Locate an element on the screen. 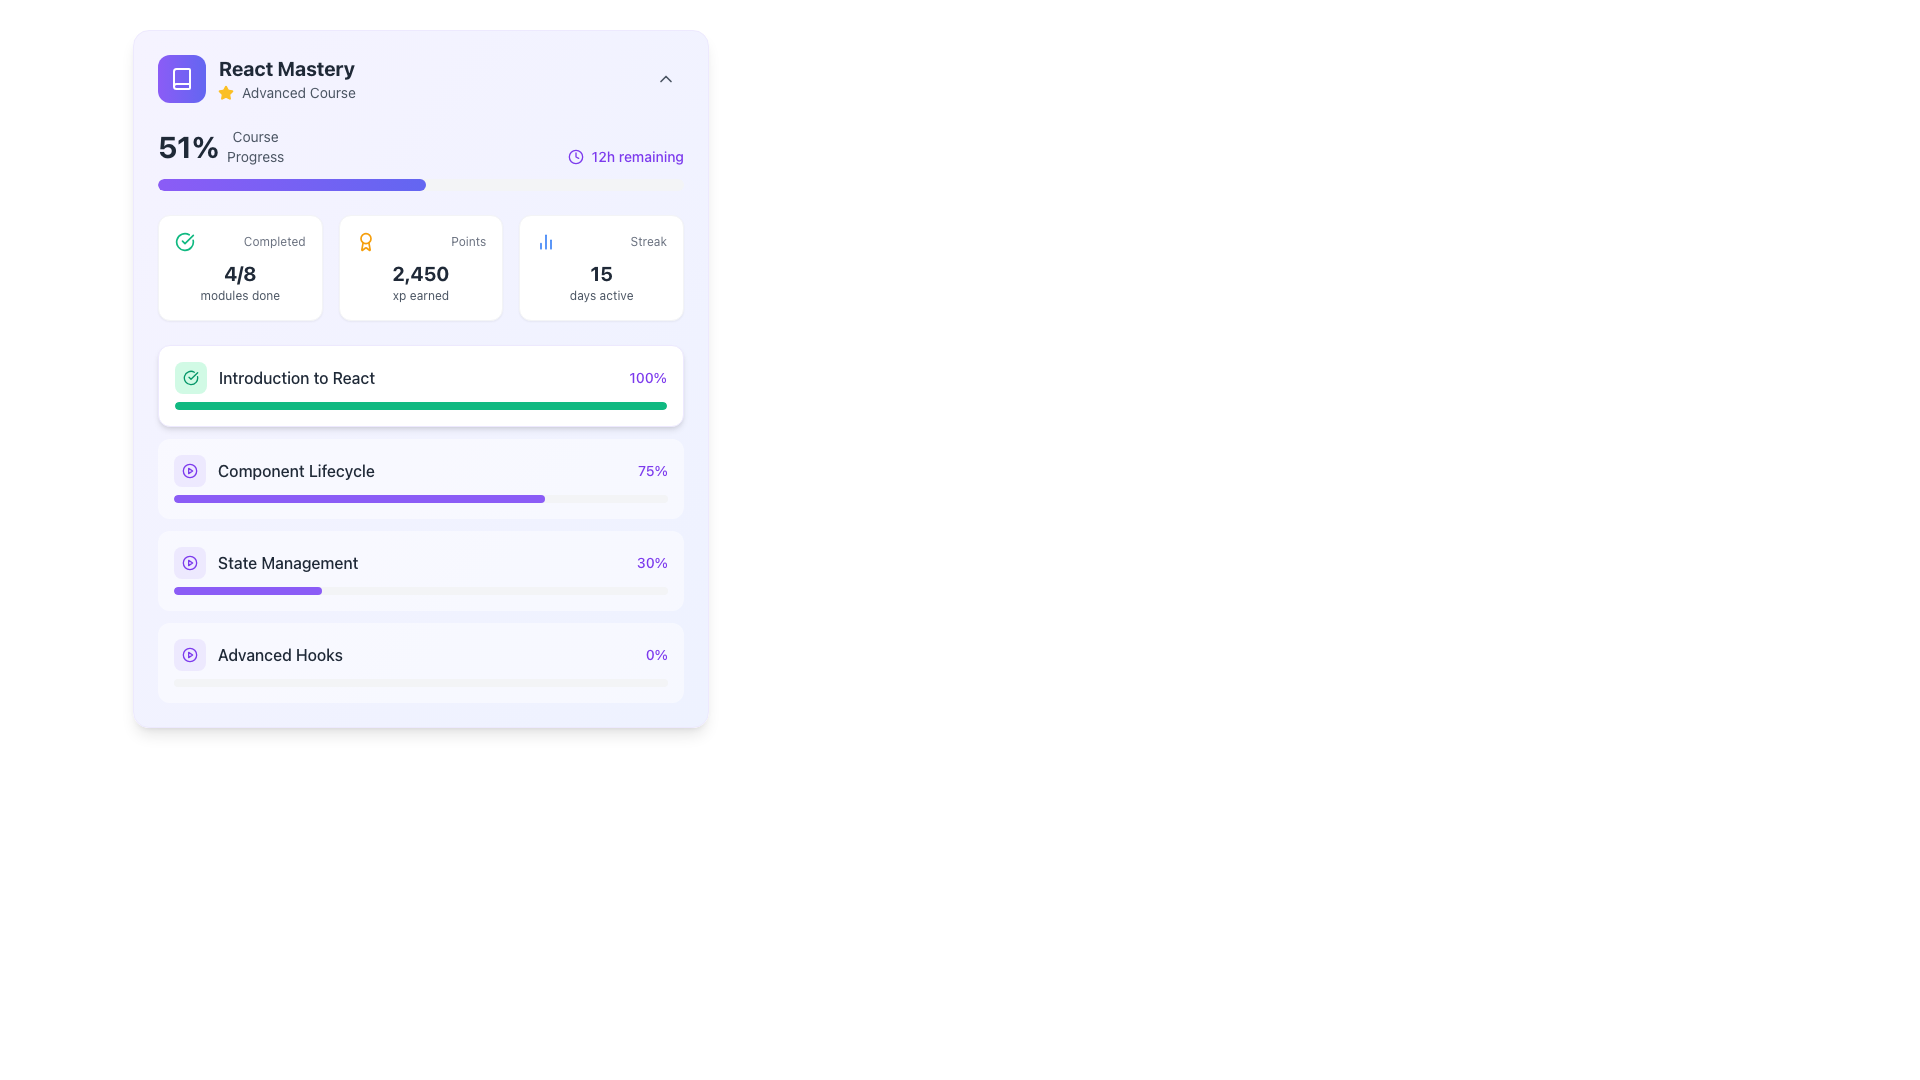 The image size is (1920, 1080). the small circular button with a violet background and a play symbol located at the beginning of the 'State Management' row to proceed is located at coordinates (190, 563).